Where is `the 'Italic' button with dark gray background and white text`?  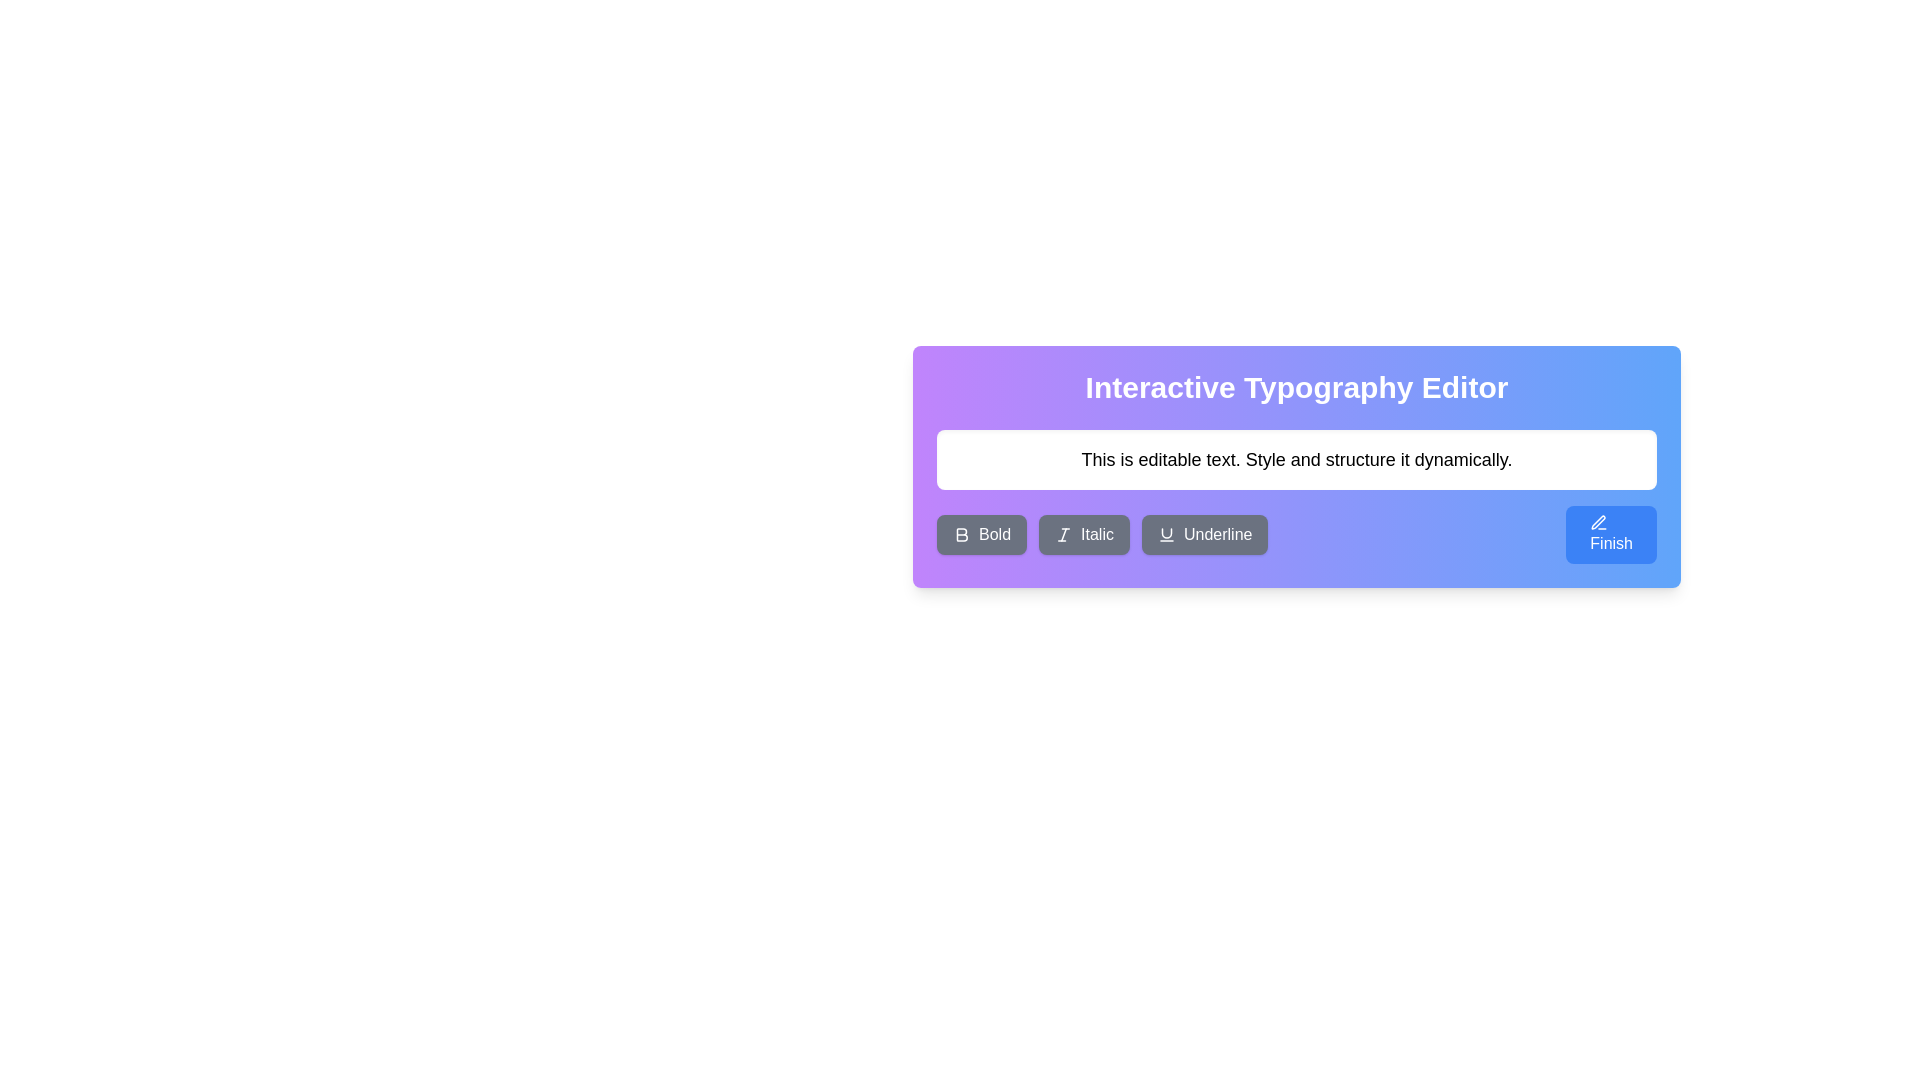
the 'Italic' button with dark gray background and white text is located at coordinates (1083, 534).